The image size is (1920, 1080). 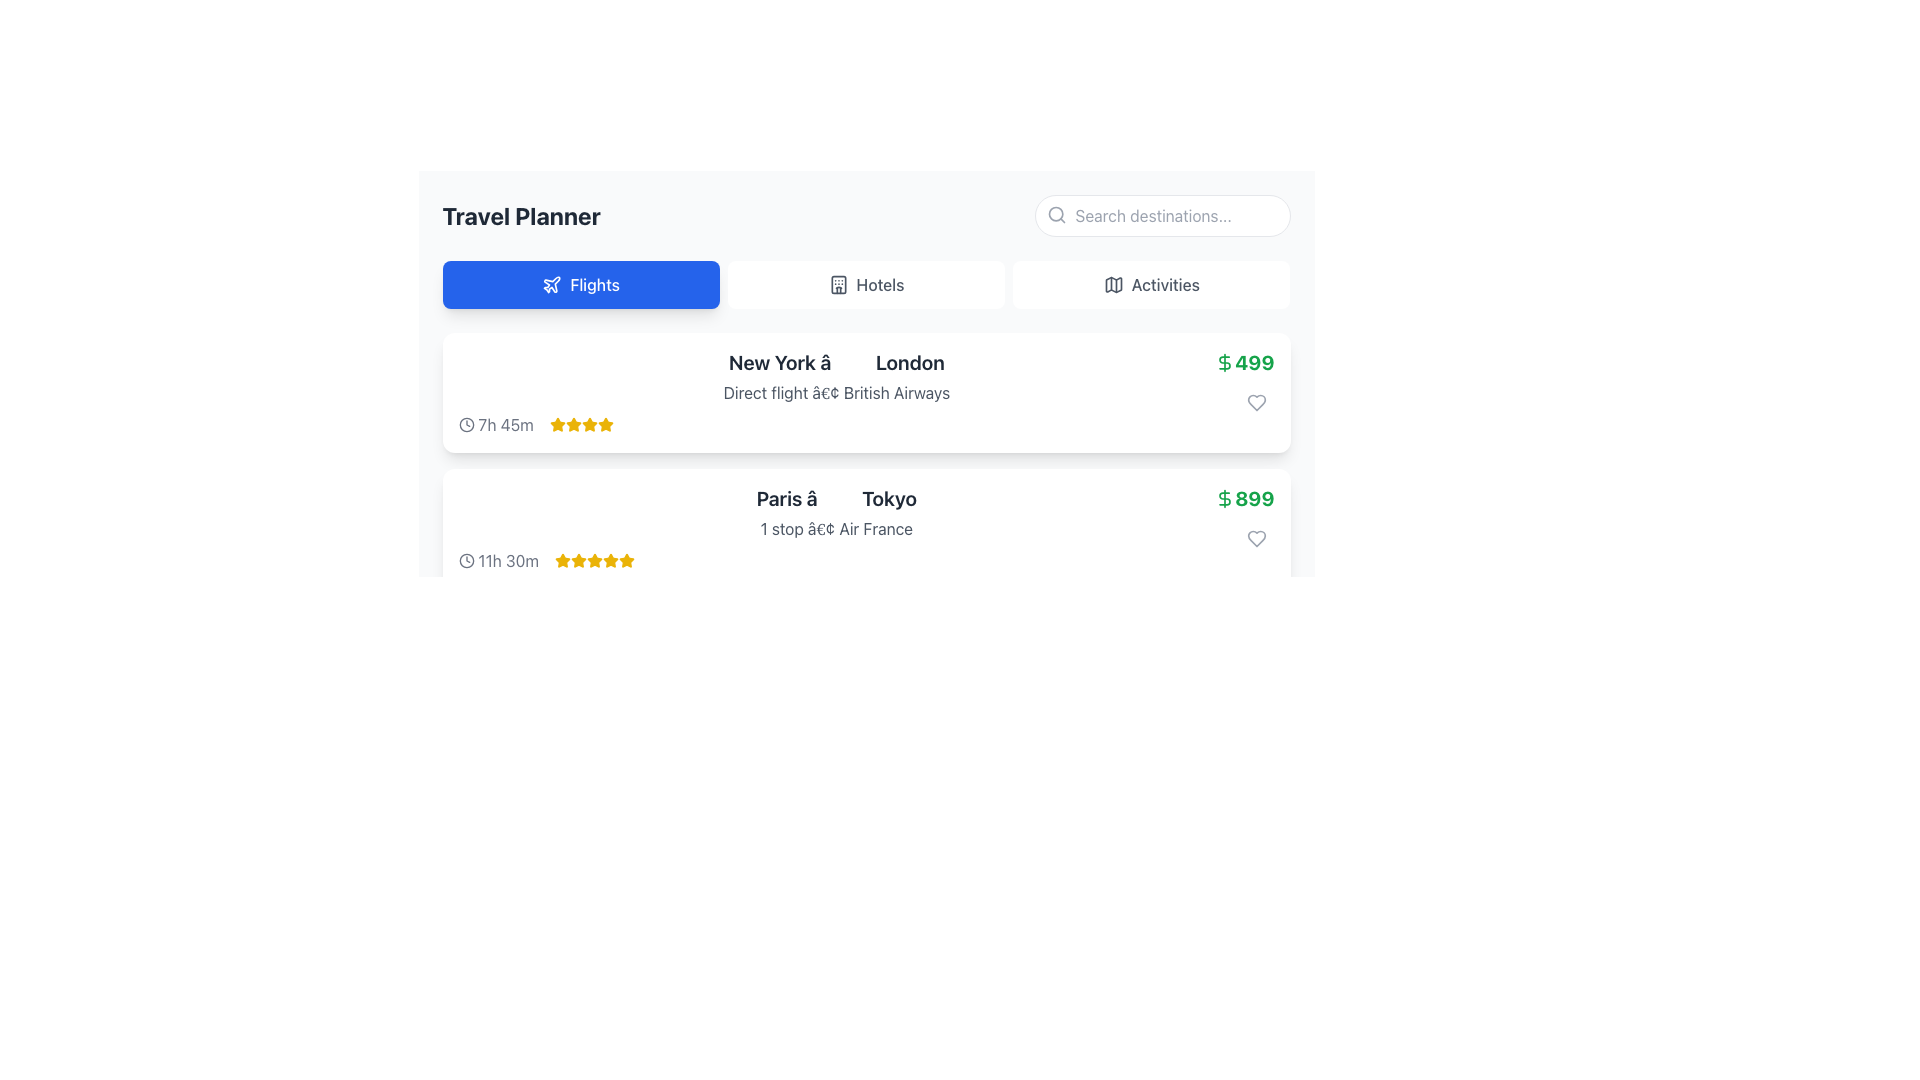 What do you see at coordinates (572, 423) in the screenshot?
I see `the third yellow star icon in the rating row located below '7h 45m' and adjacent to 'New York → London'` at bounding box center [572, 423].